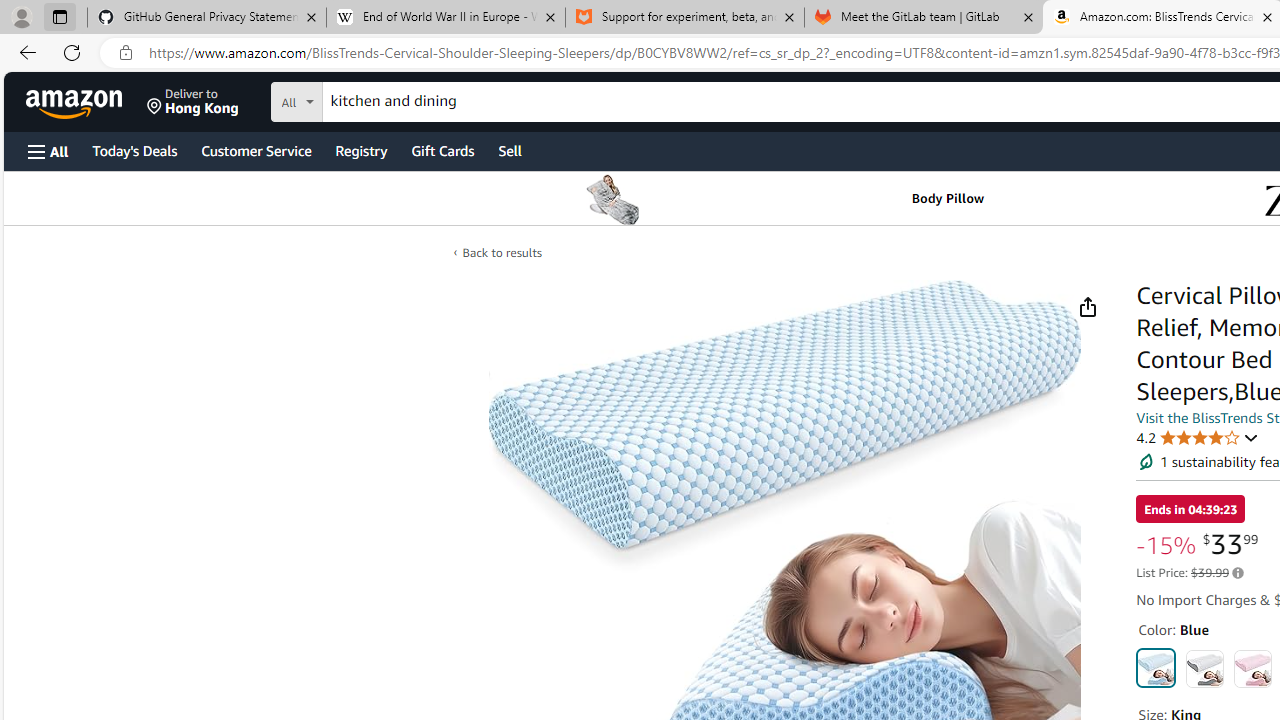  Describe the element at coordinates (76, 101) in the screenshot. I see `'Amazon'` at that location.